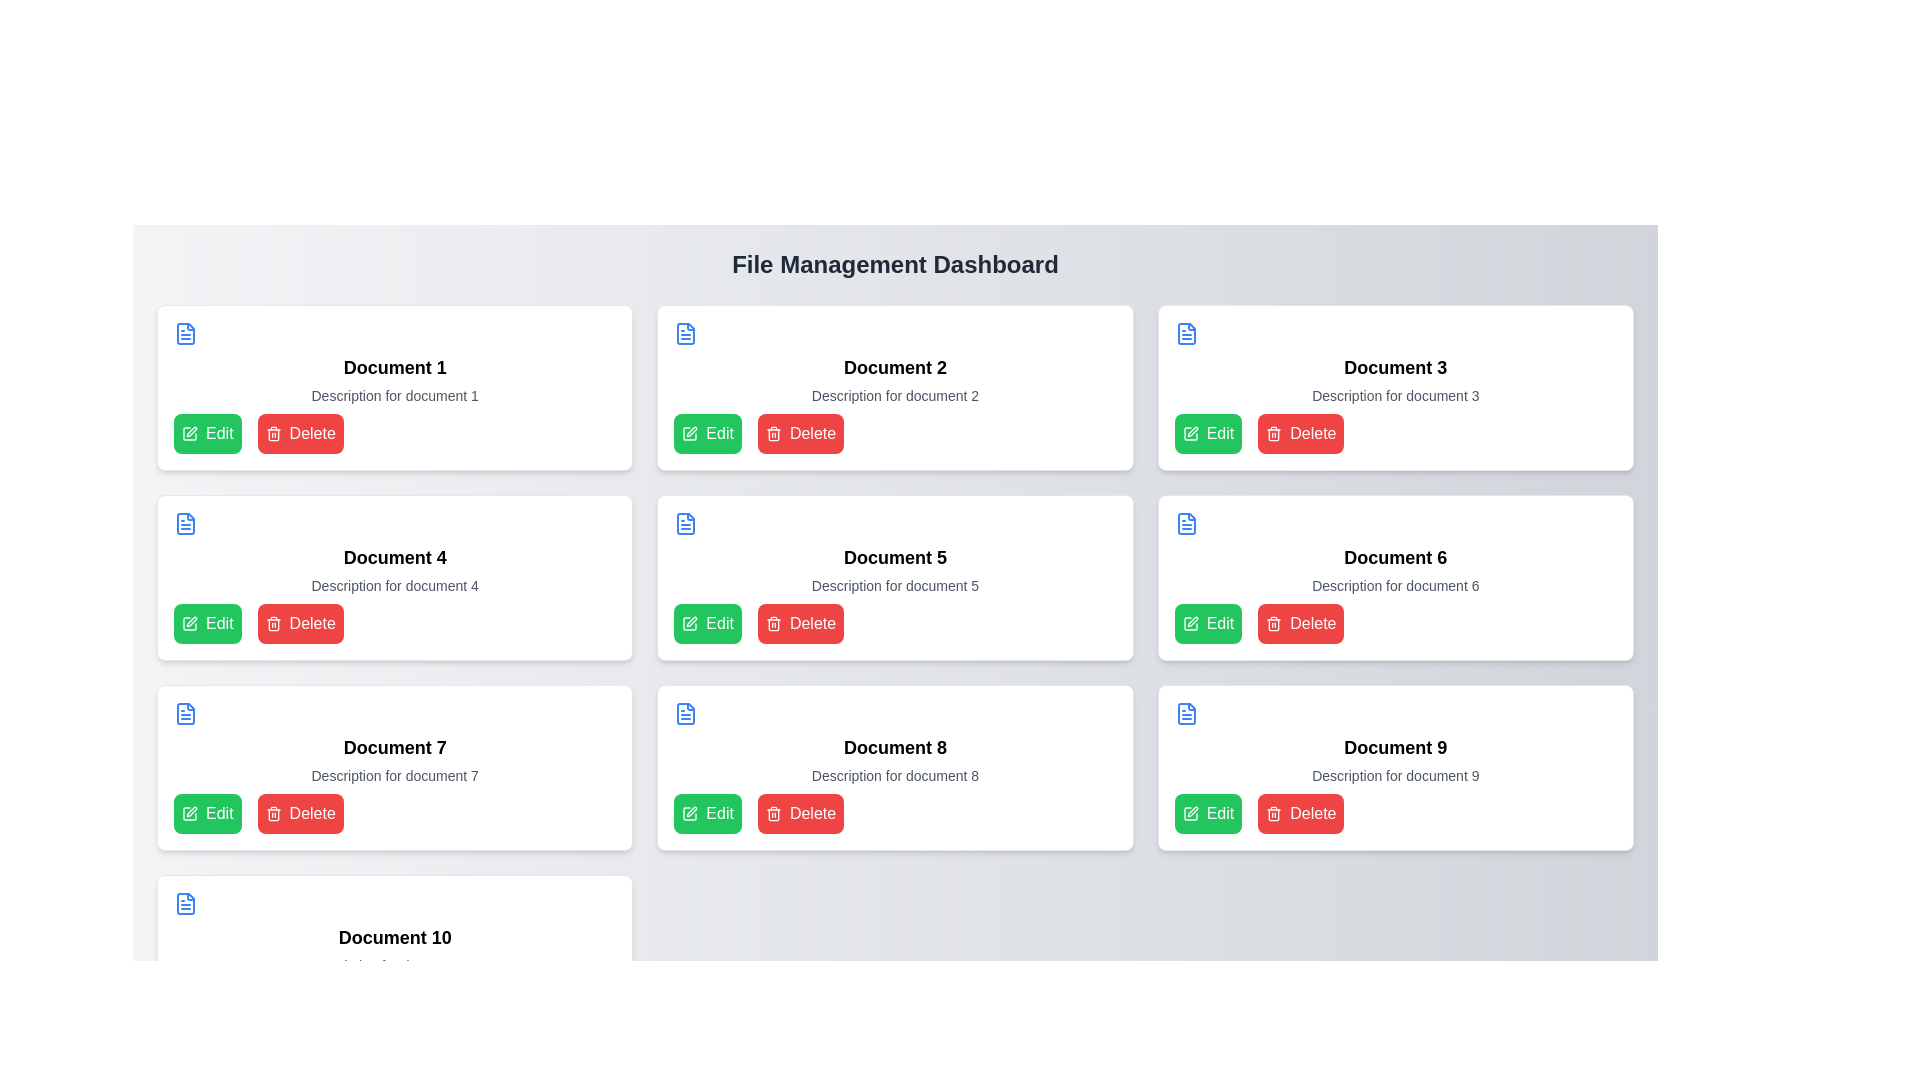 This screenshot has height=1080, width=1920. I want to click on the static text element that provides a brief description of 'Document 6', located below the 'Document 6' title in the middle column of the second row on the dashboard, so click(1394, 585).